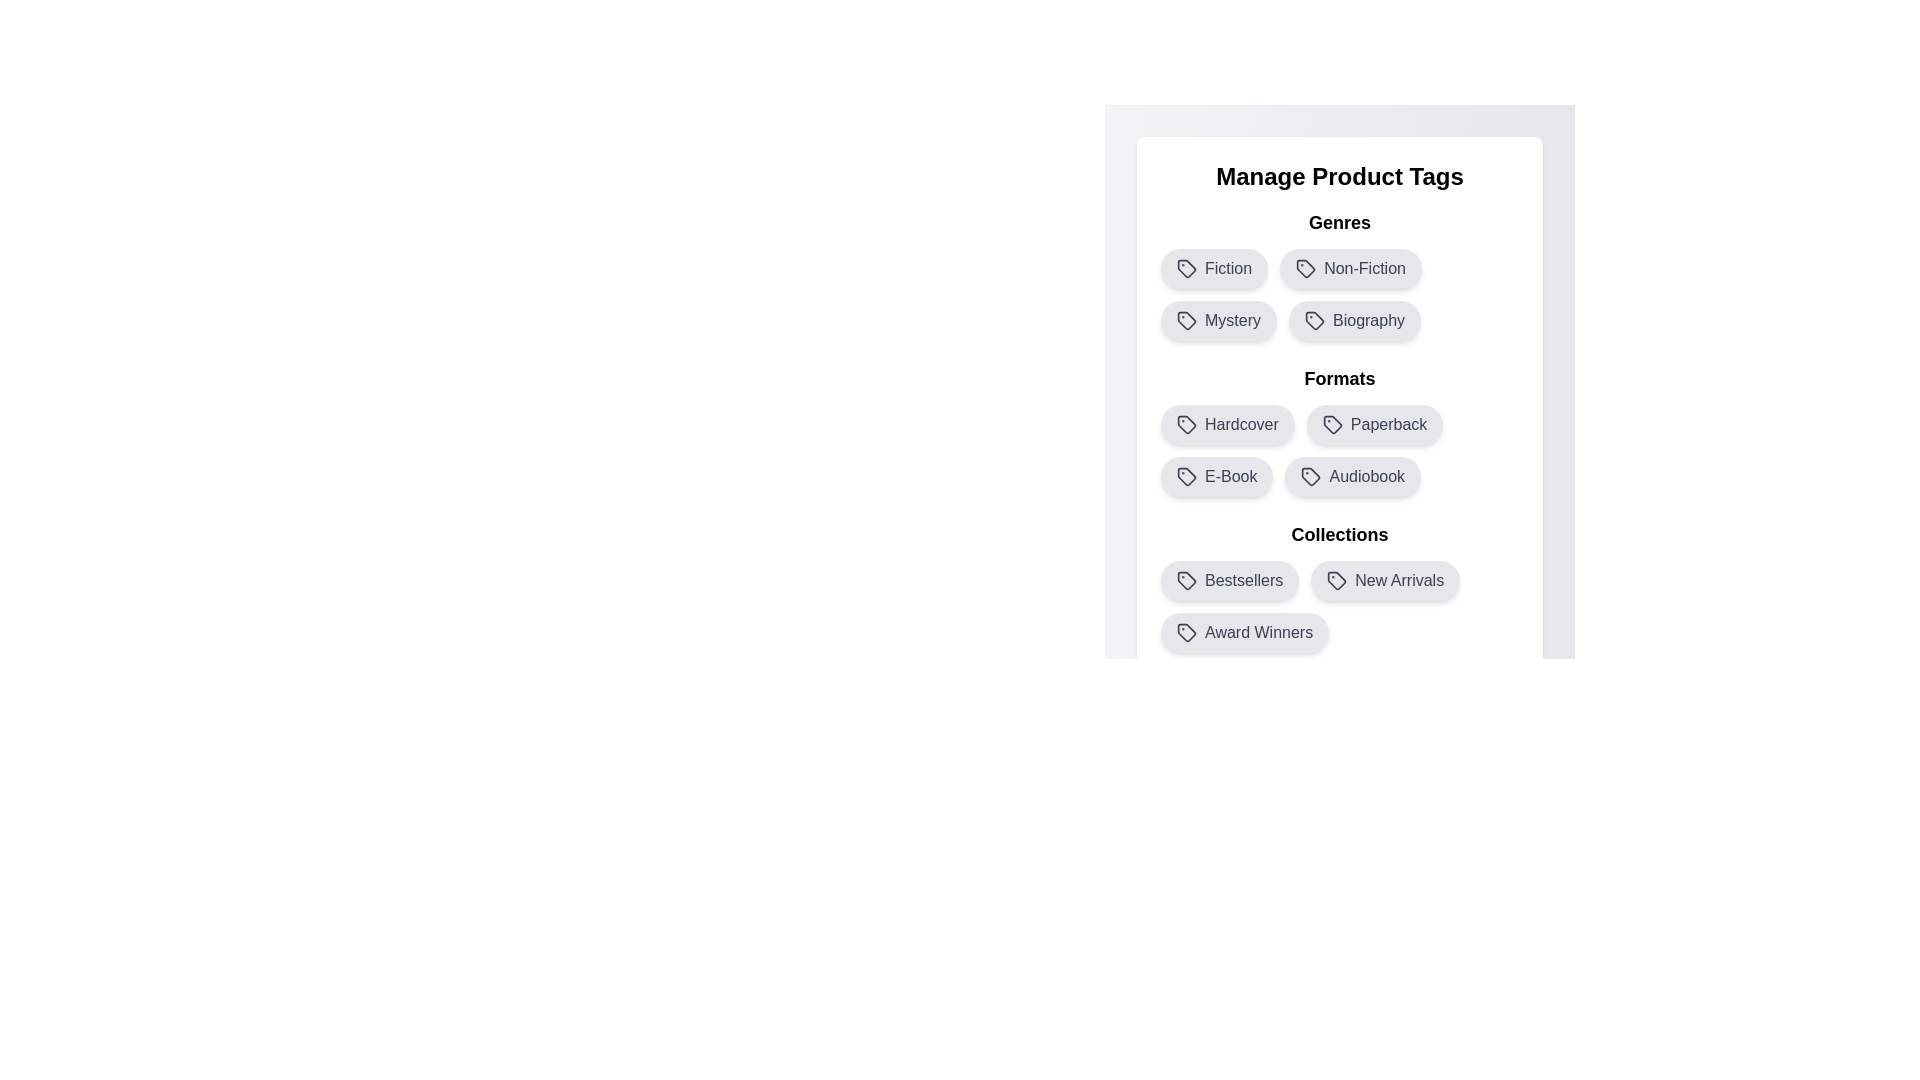  What do you see at coordinates (1332, 423) in the screenshot?
I see `the price tag icon within the 'Formats' selection button on the 'Manage Product Tags' panel` at bounding box center [1332, 423].